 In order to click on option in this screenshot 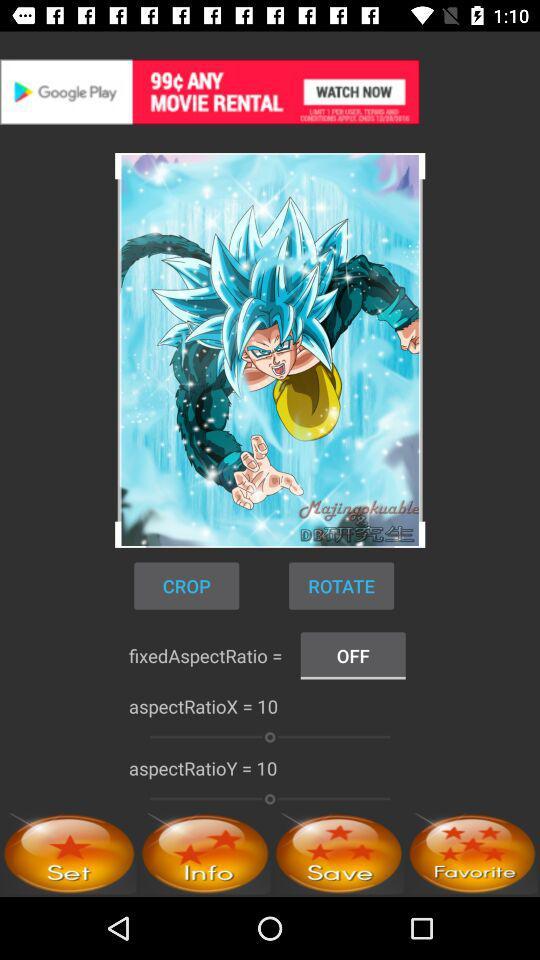, I will do `click(338, 852)`.